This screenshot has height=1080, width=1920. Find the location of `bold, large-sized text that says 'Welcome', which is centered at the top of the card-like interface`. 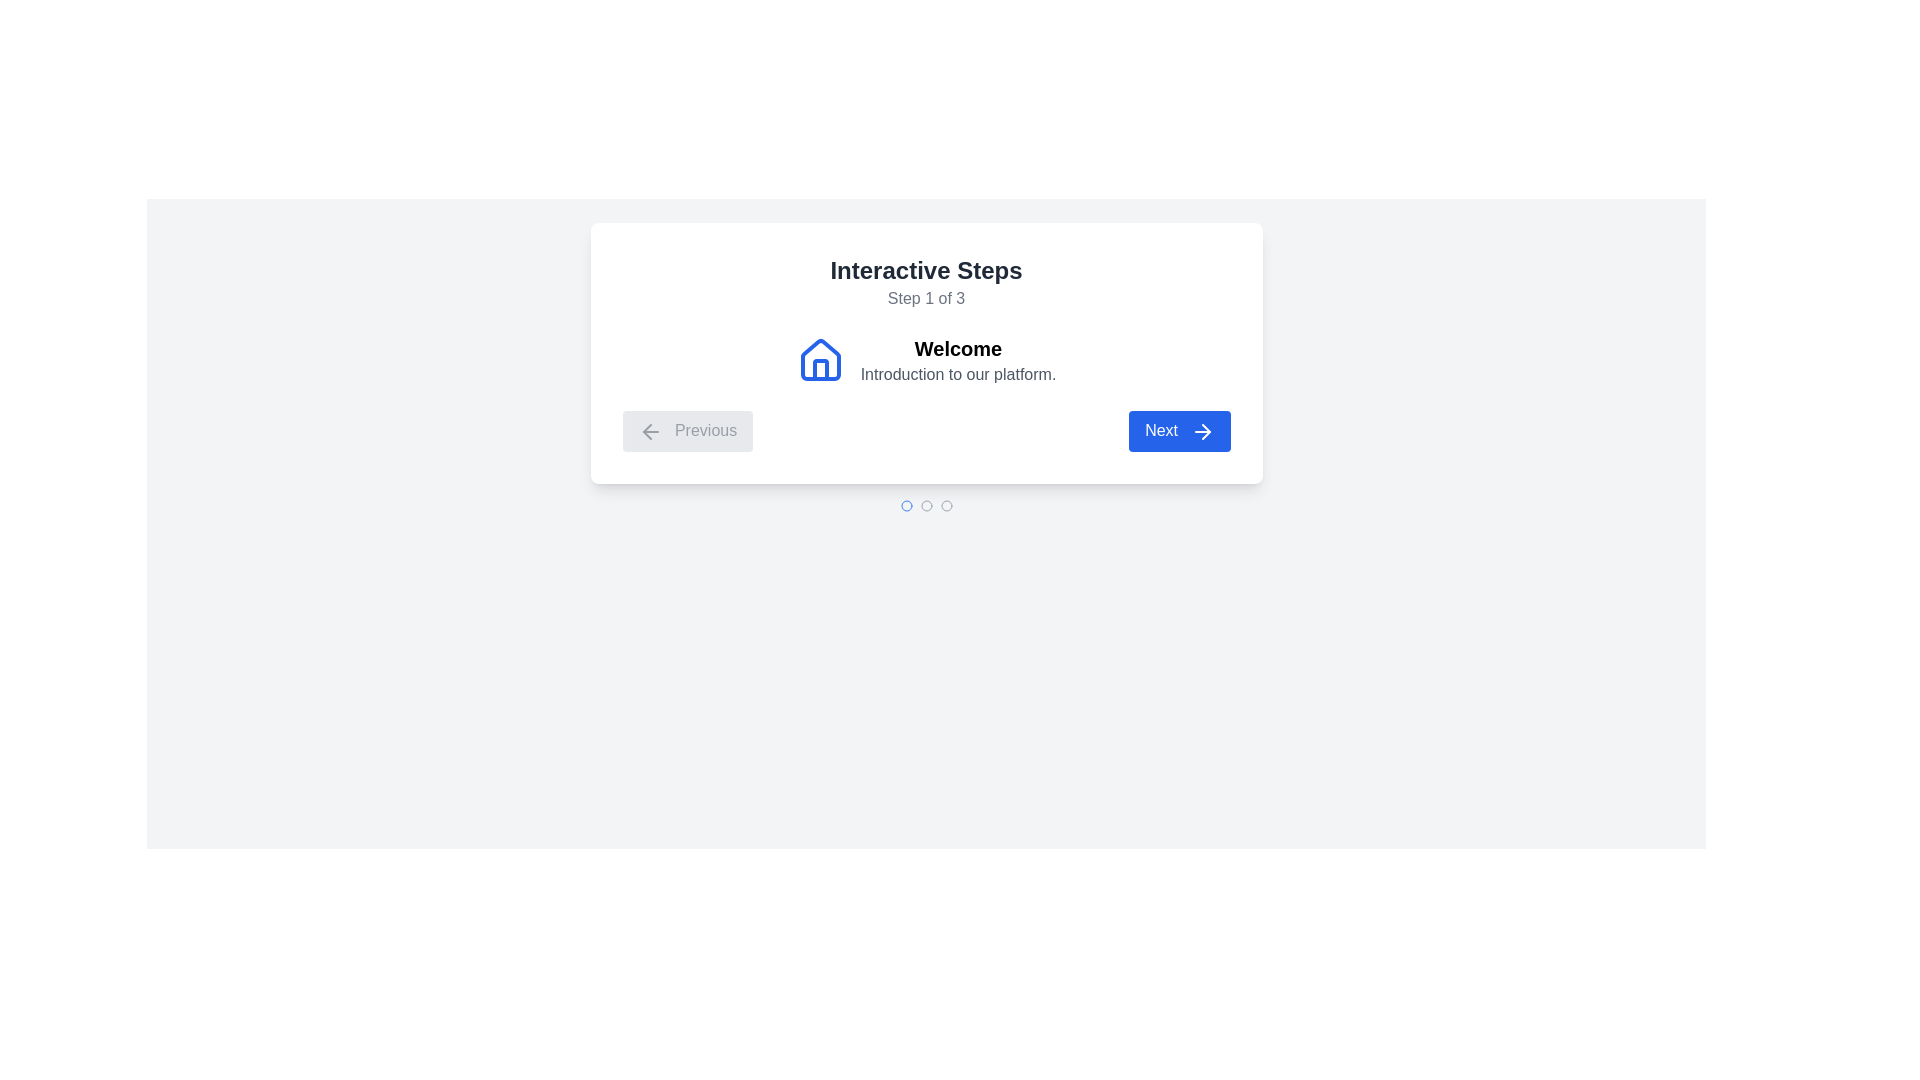

bold, large-sized text that says 'Welcome', which is centered at the top of the card-like interface is located at coordinates (957, 347).